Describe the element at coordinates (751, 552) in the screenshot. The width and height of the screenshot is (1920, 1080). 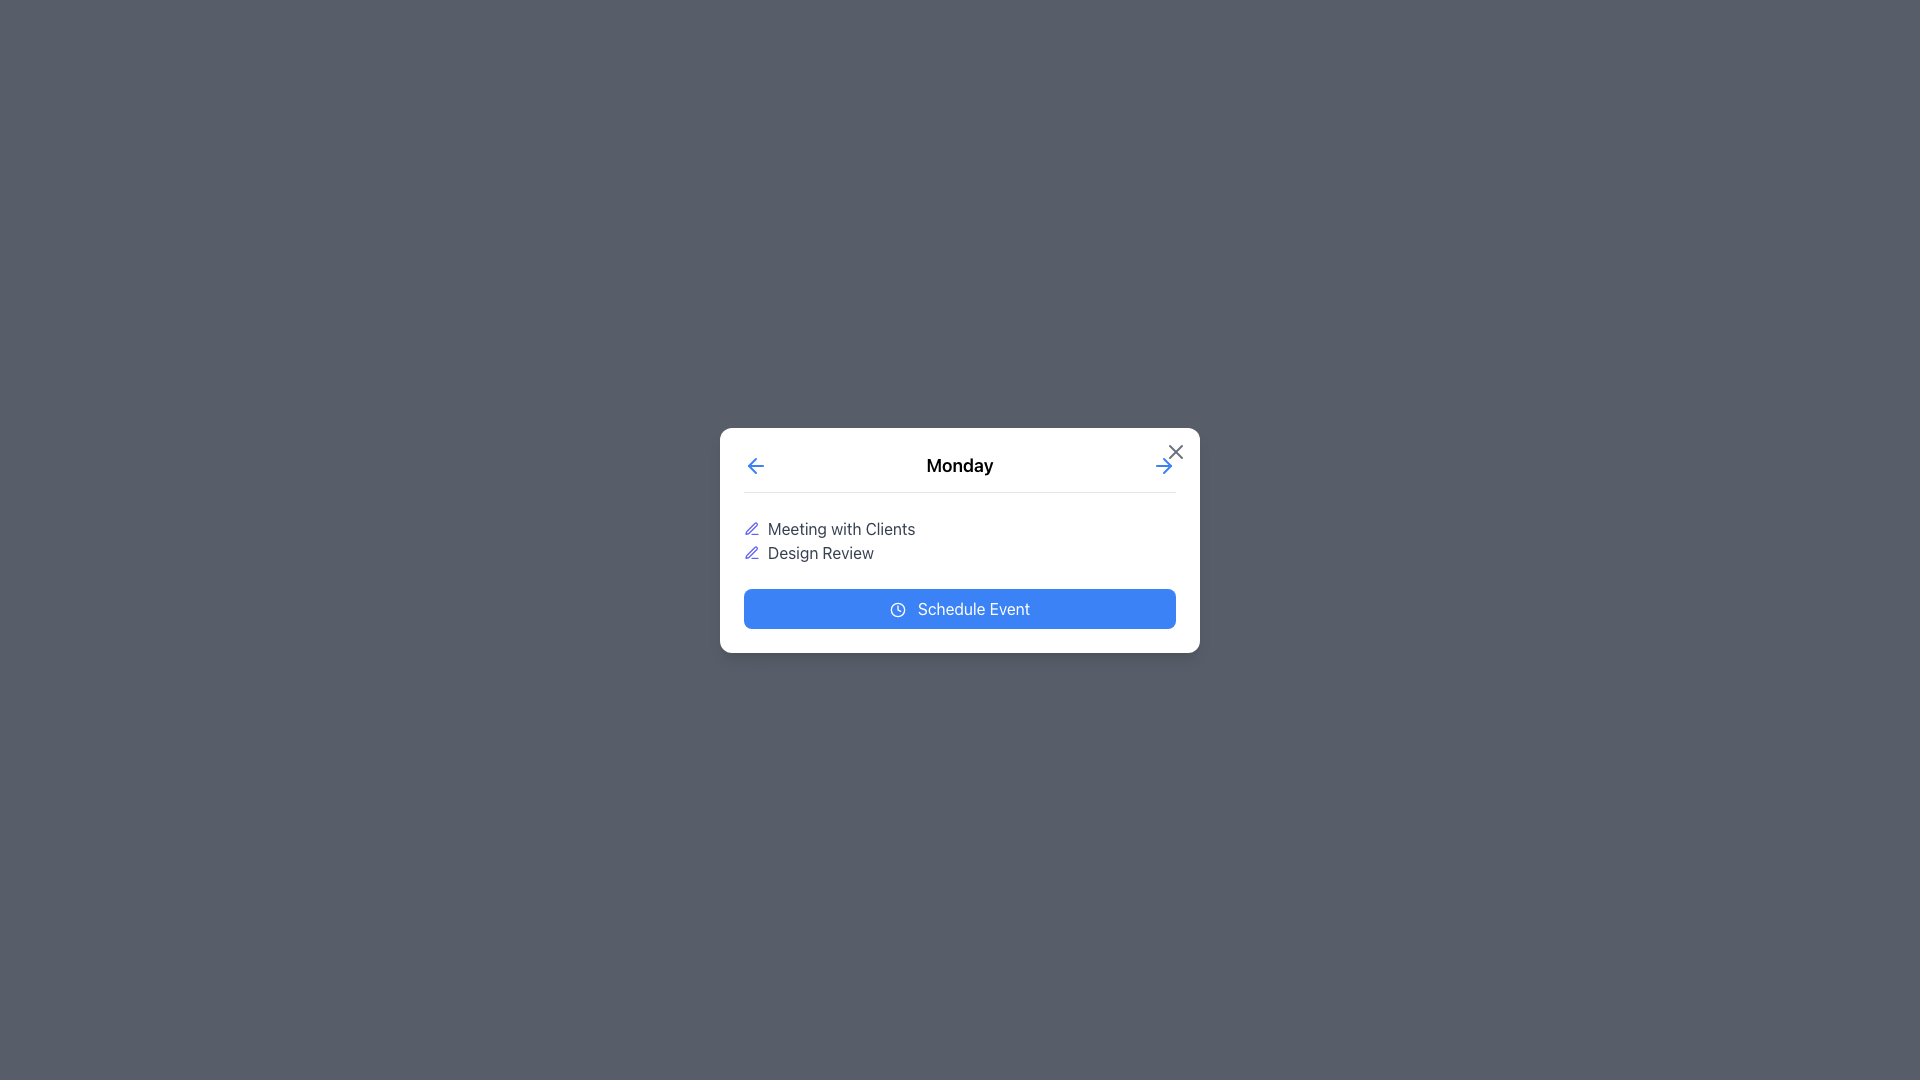
I see `the pen icon representing the 'Design Review' feature, located to the left of the 'Design Review' text` at that location.